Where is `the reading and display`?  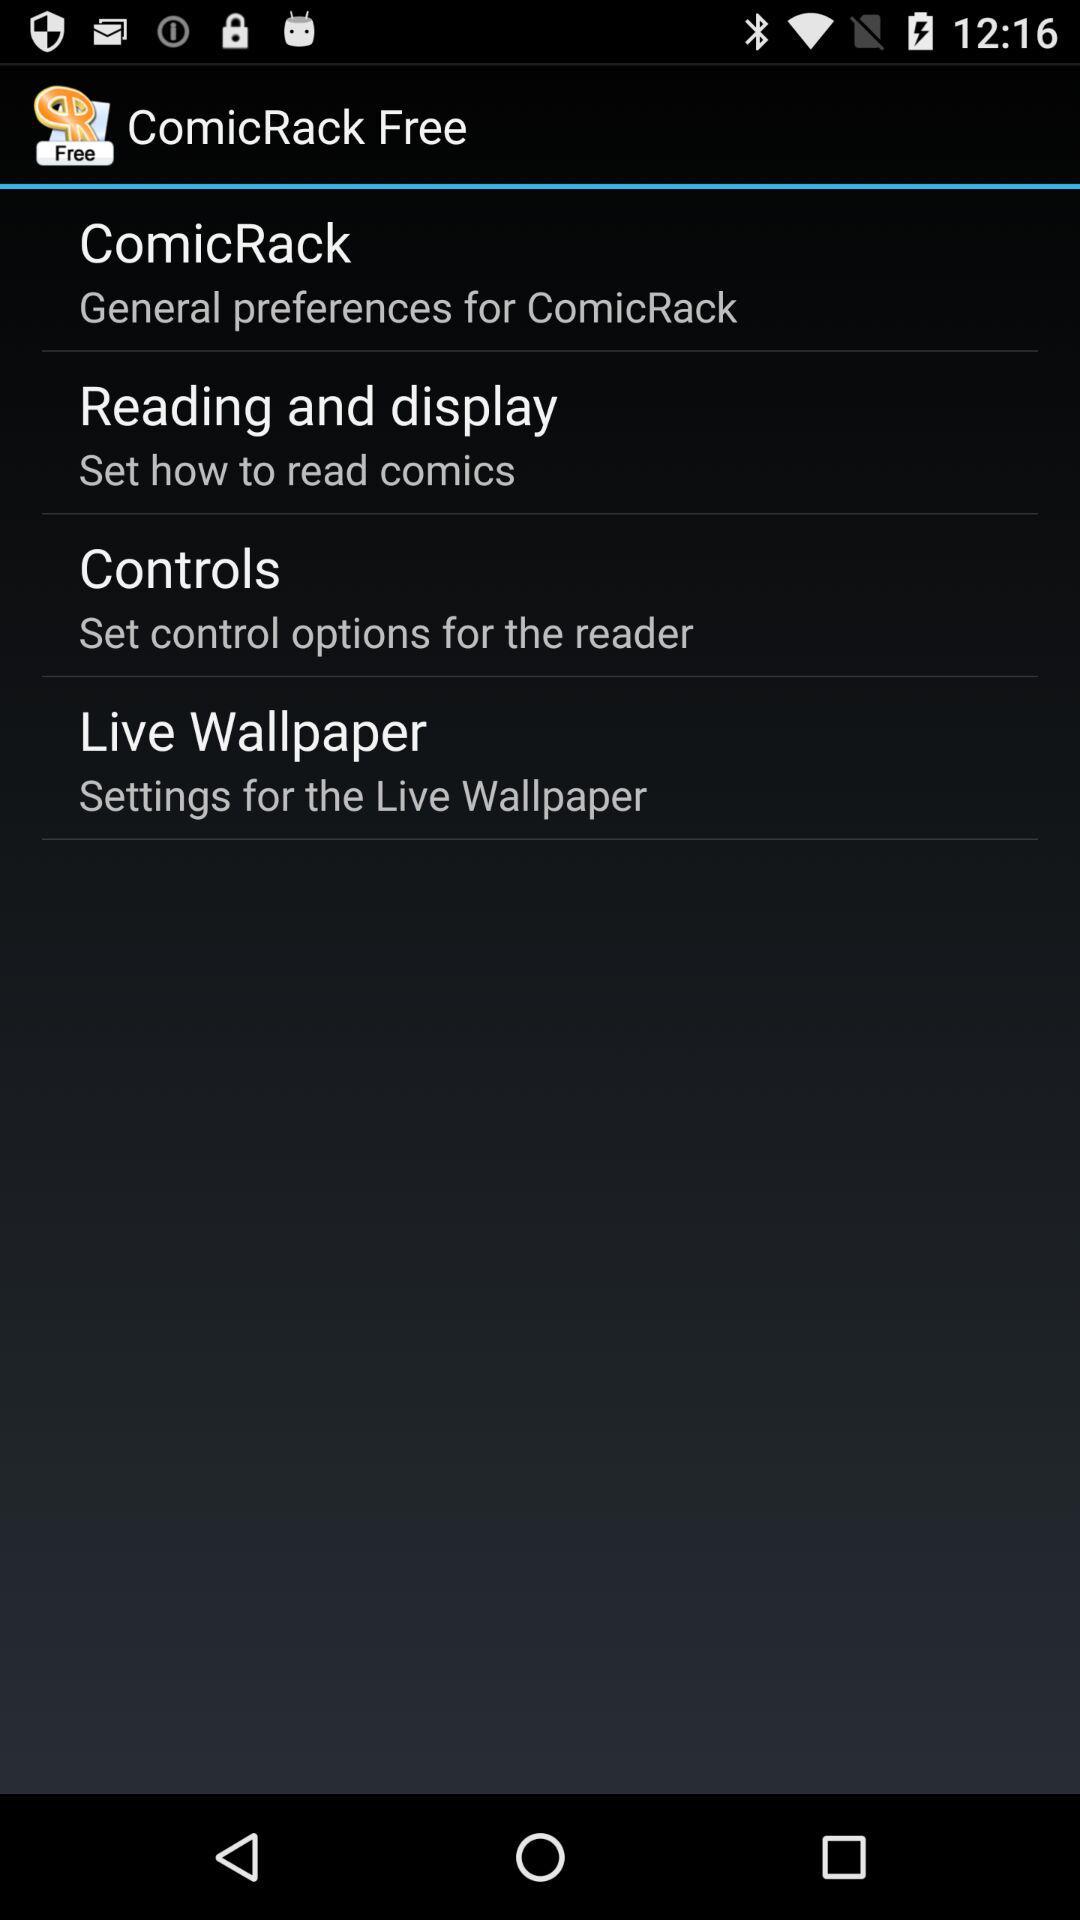
the reading and display is located at coordinates (317, 402).